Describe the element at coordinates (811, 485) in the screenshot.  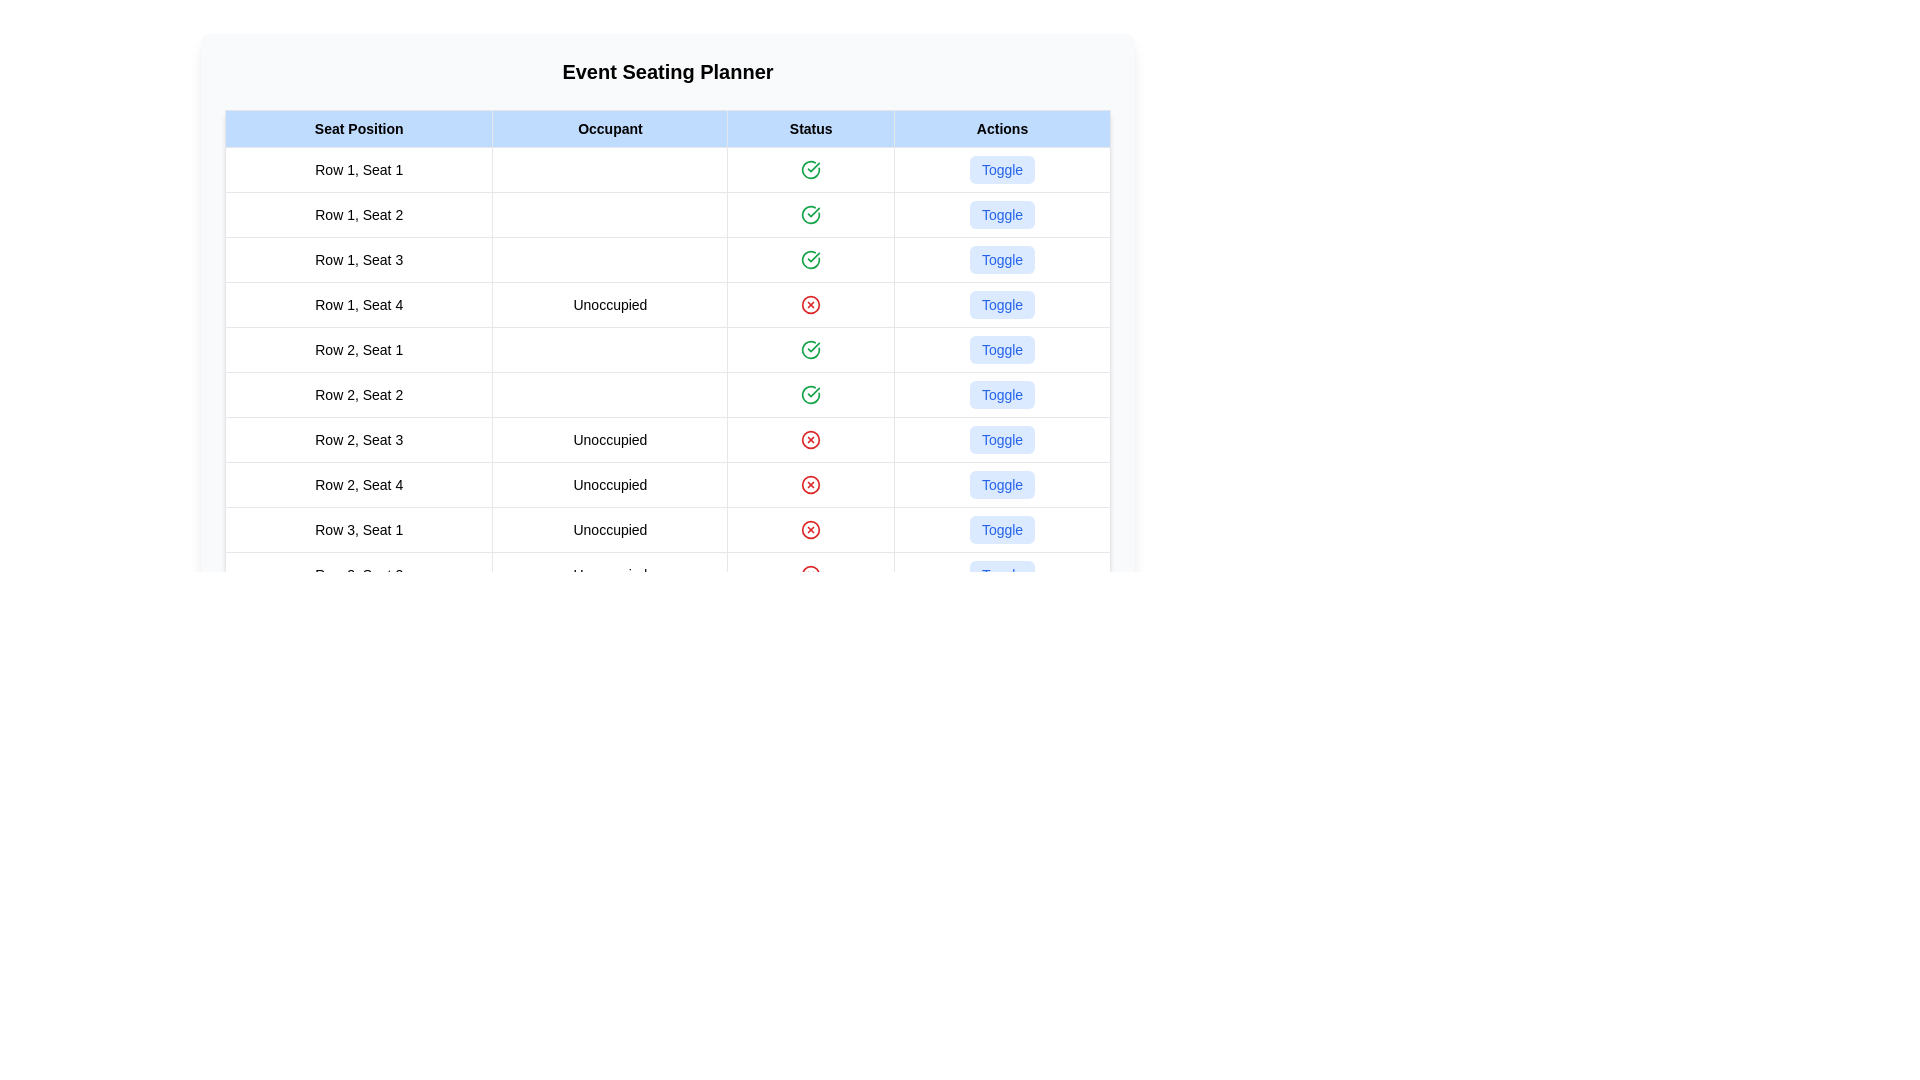
I see `the icon representing the negative or unavailable status in the third column of the 'Row 2, Seat 4', which is adjacent to the 'Unoccupied' text and the 'Toggle' button` at that location.